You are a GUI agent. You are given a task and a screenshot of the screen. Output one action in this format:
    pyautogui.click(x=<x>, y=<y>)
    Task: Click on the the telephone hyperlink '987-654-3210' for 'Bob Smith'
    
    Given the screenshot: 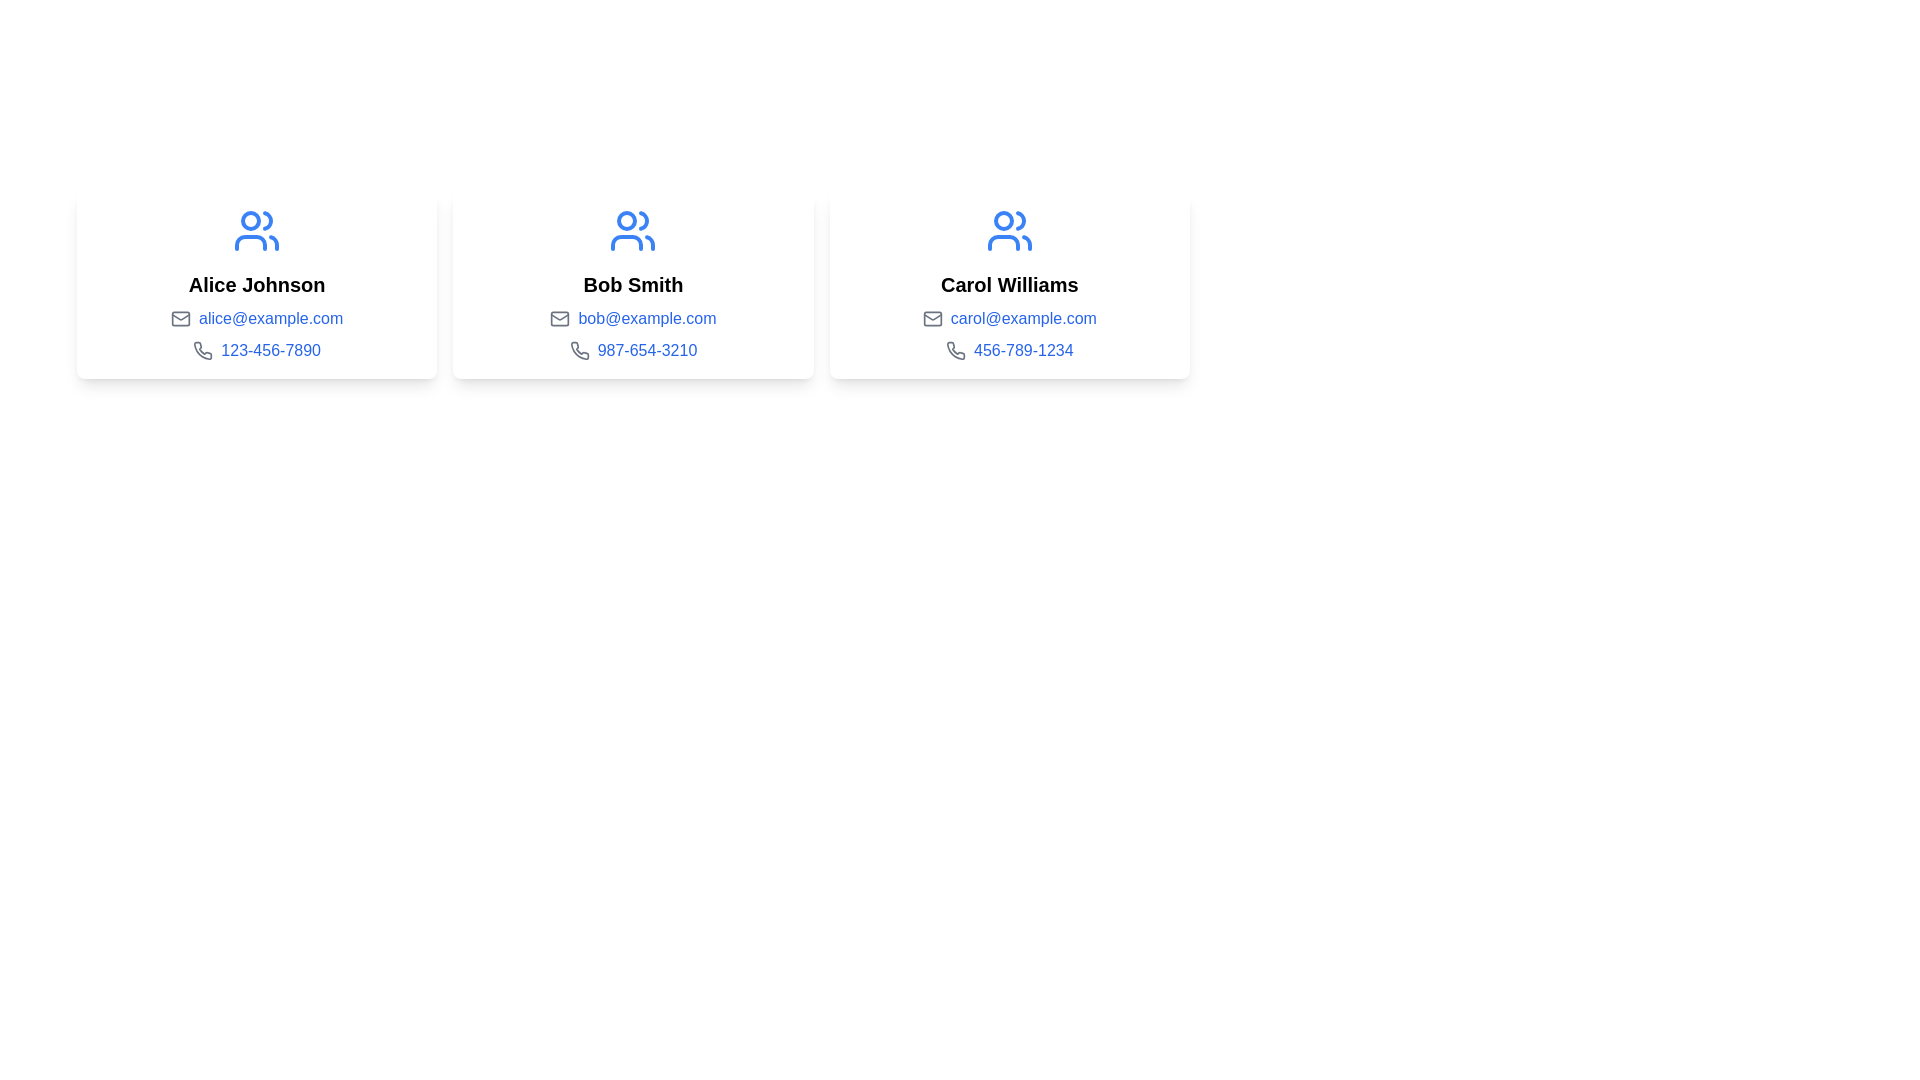 What is the action you would take?
    pyautogui.click(x=632, y=350)
    